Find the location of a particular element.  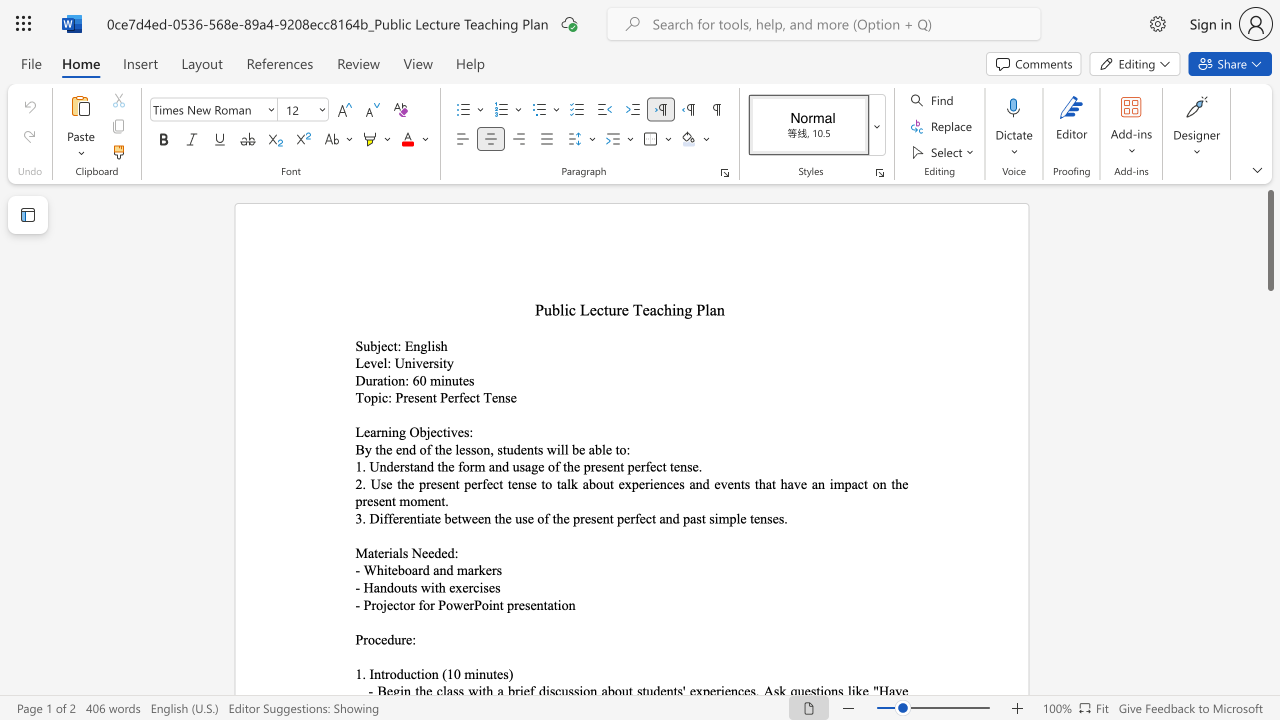

the scrollbar on the right to shift the page lower is located at coordinates (1269, 470).